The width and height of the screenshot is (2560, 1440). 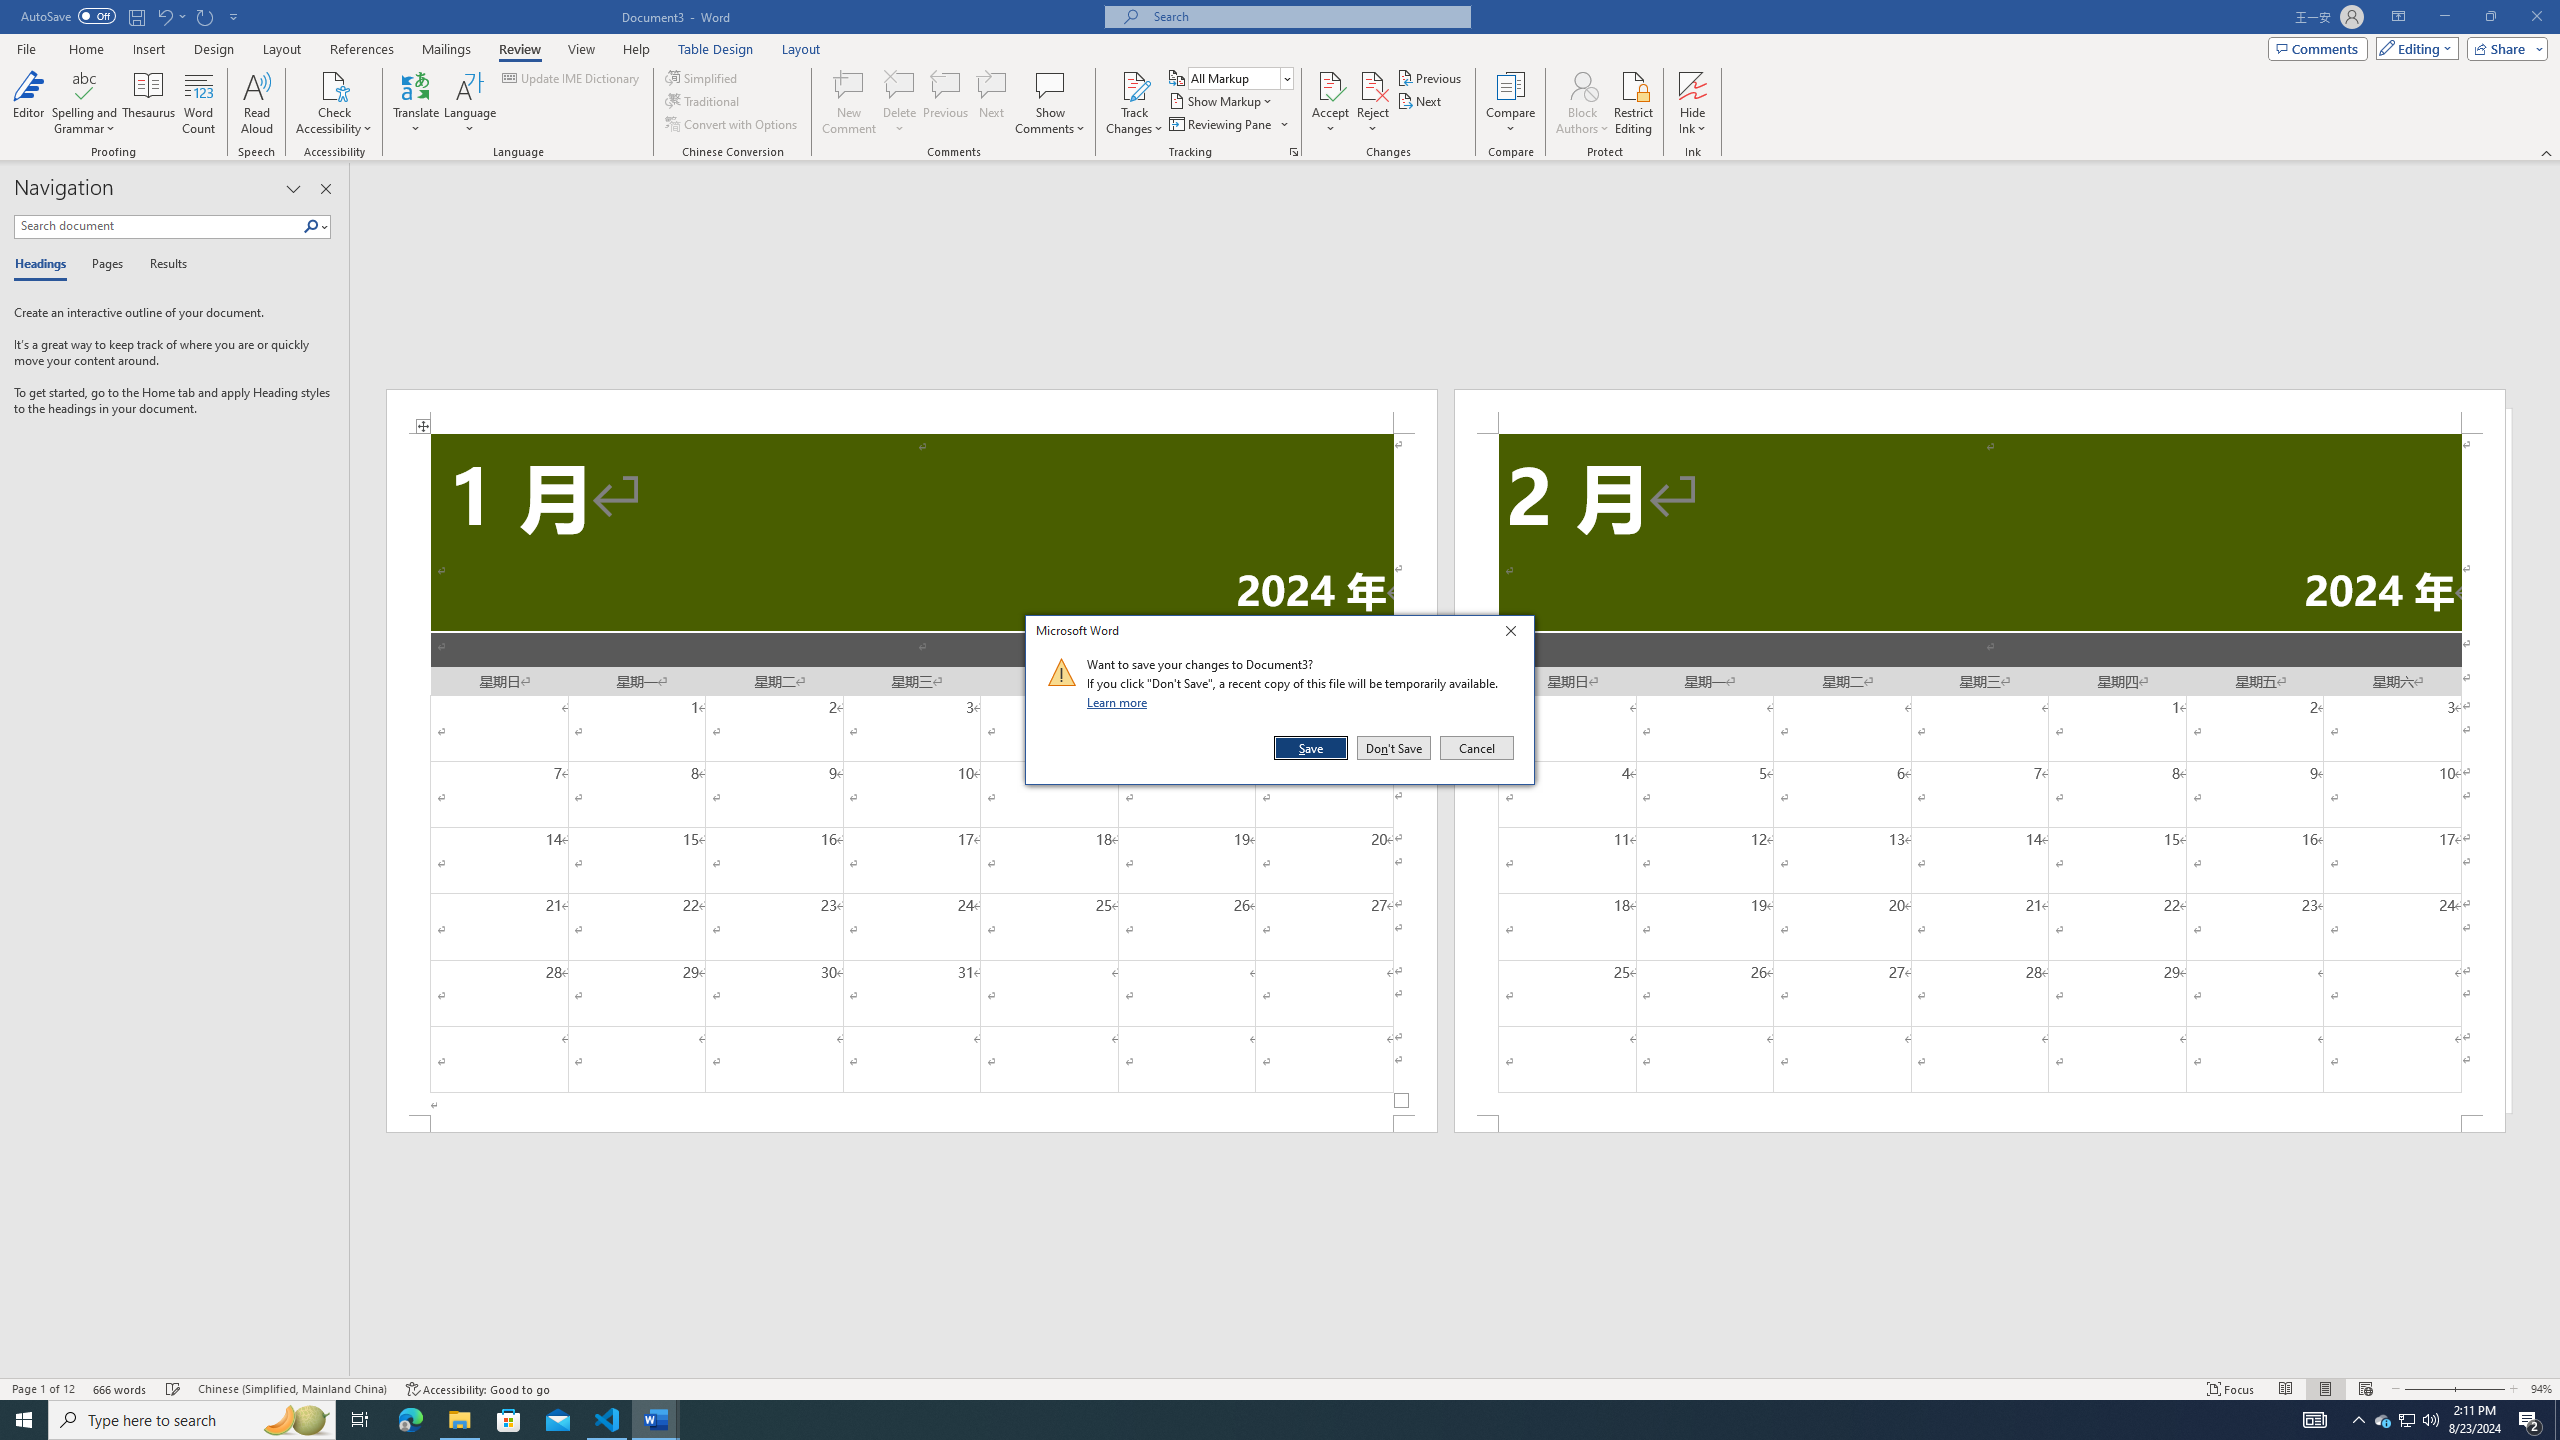 I want to click on 'Track Changes', so click(x=1133, y=84).